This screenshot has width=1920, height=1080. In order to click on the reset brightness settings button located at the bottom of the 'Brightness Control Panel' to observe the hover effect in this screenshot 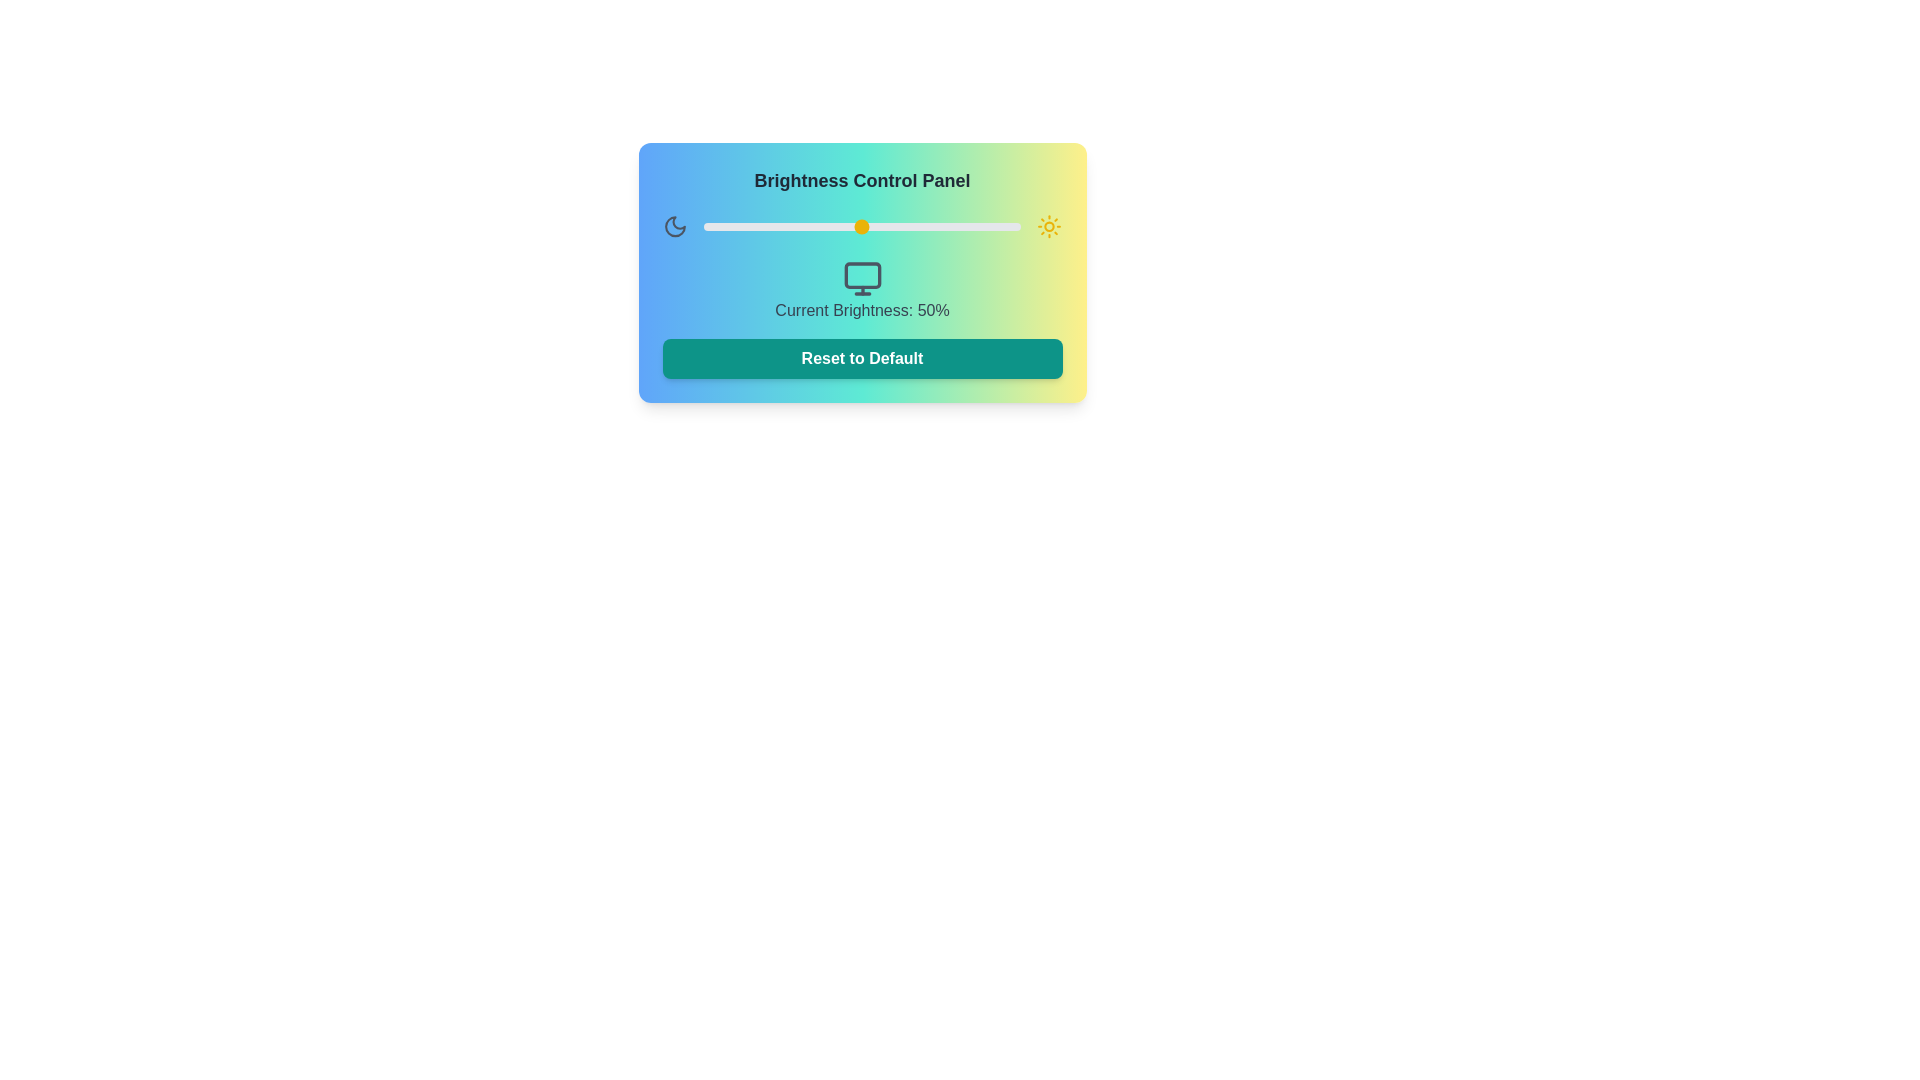, I will do `click(862, 357)`.